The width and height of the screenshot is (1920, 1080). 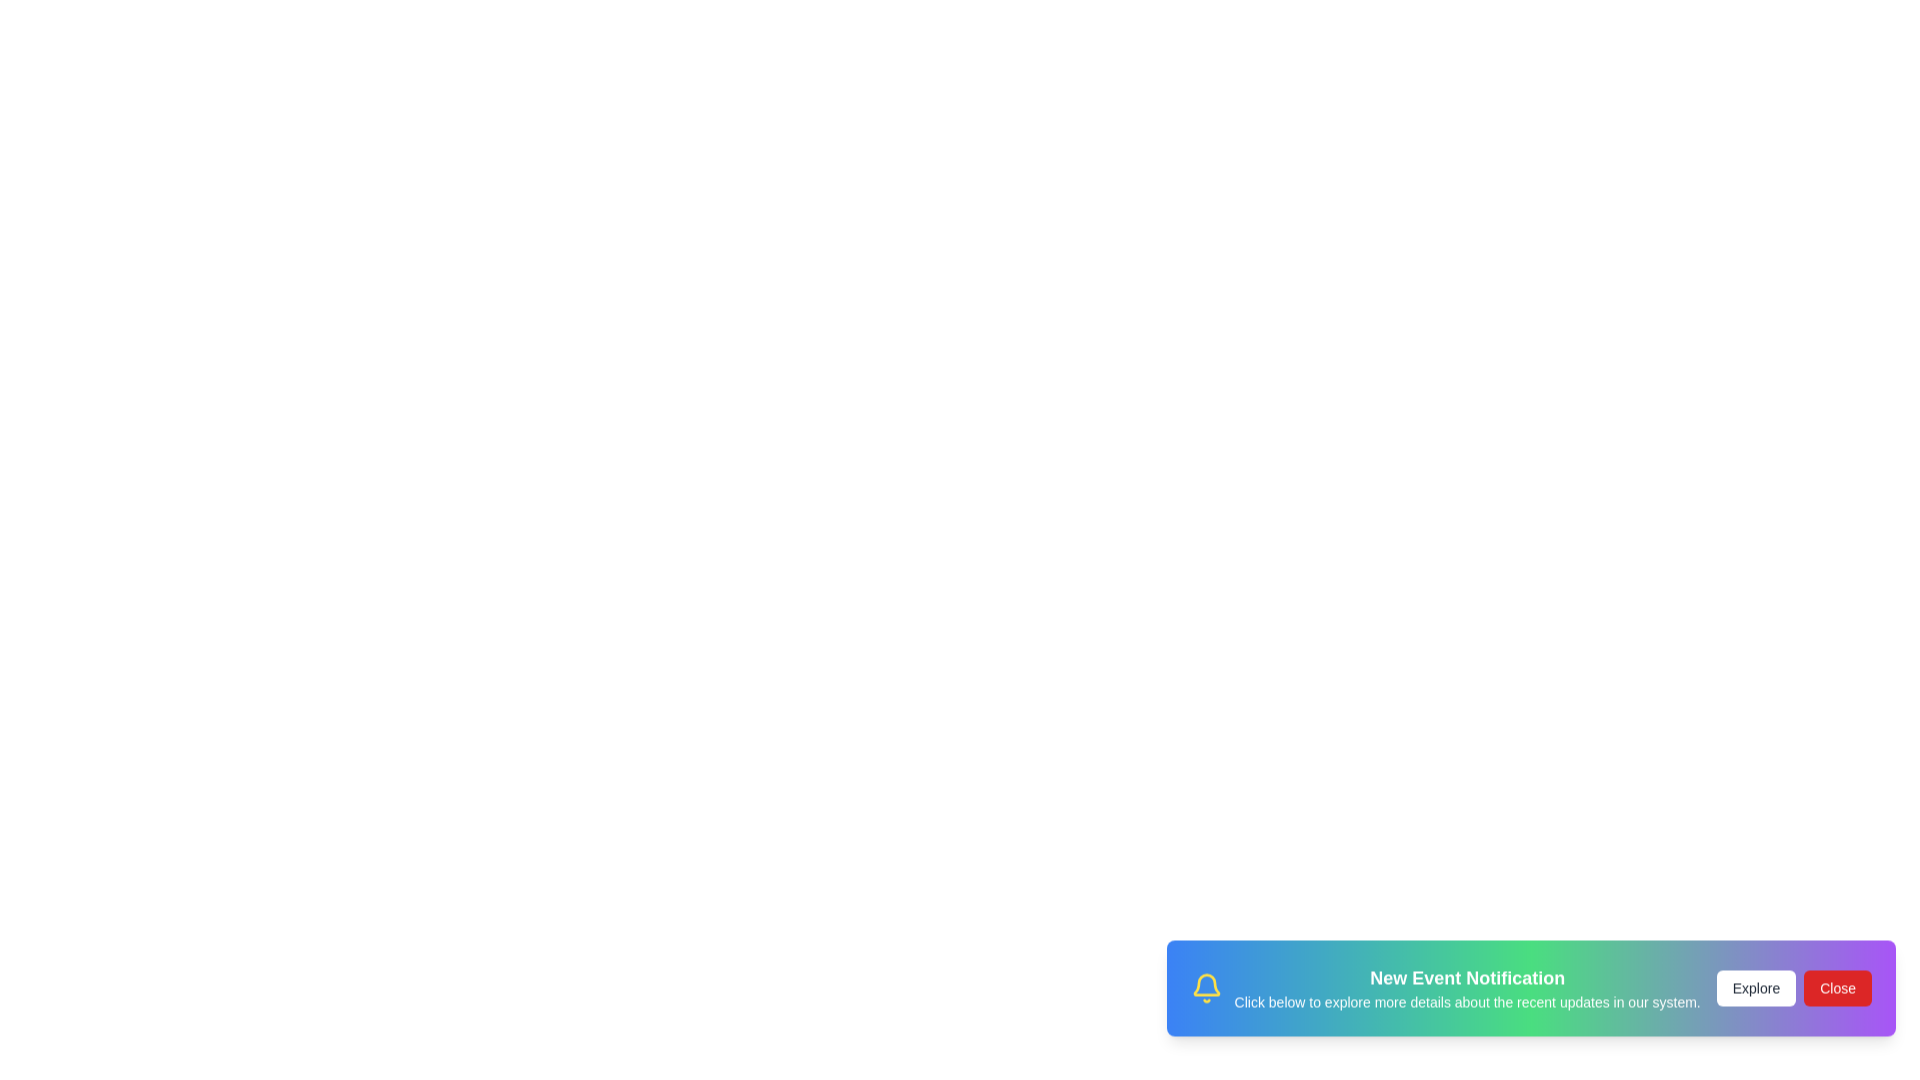 What do you see at coordinates (1755, 999) in the screenshot?
I see `the 'Explore' button` at bounding box center [1755, 999].